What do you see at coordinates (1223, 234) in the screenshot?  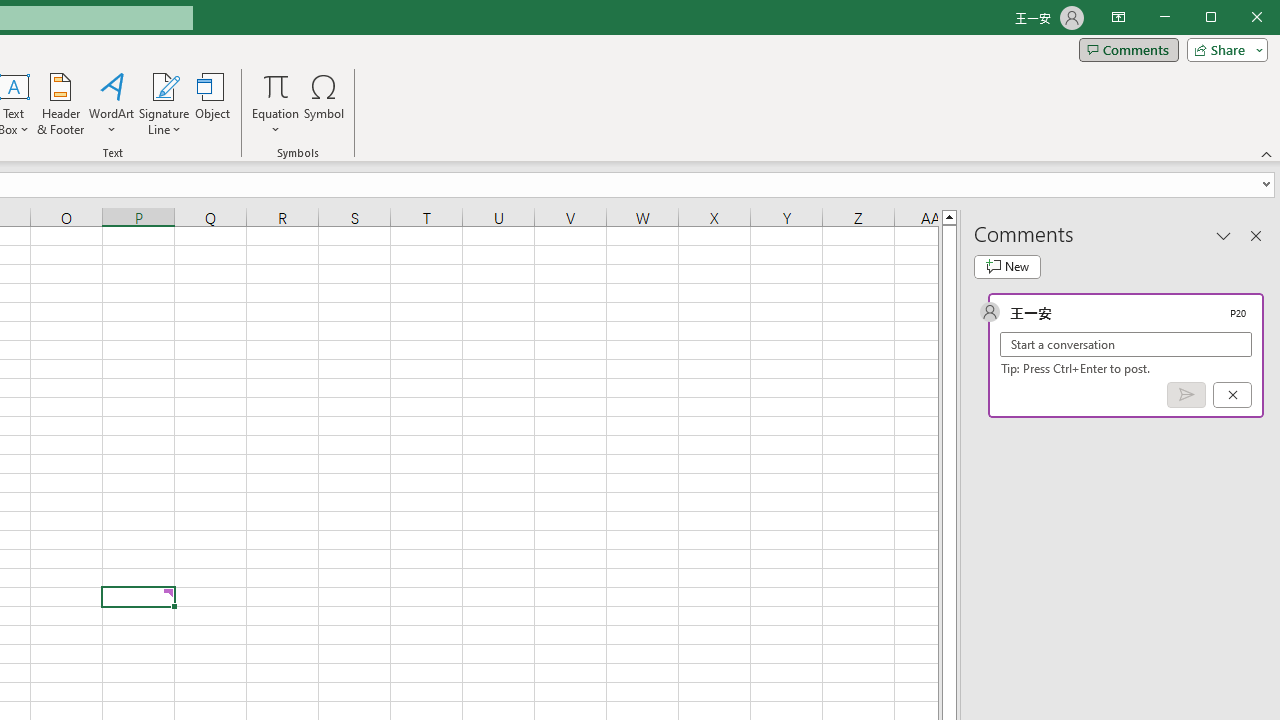 I see `'Task Pane Options'` at bounding box center [1223, 234].